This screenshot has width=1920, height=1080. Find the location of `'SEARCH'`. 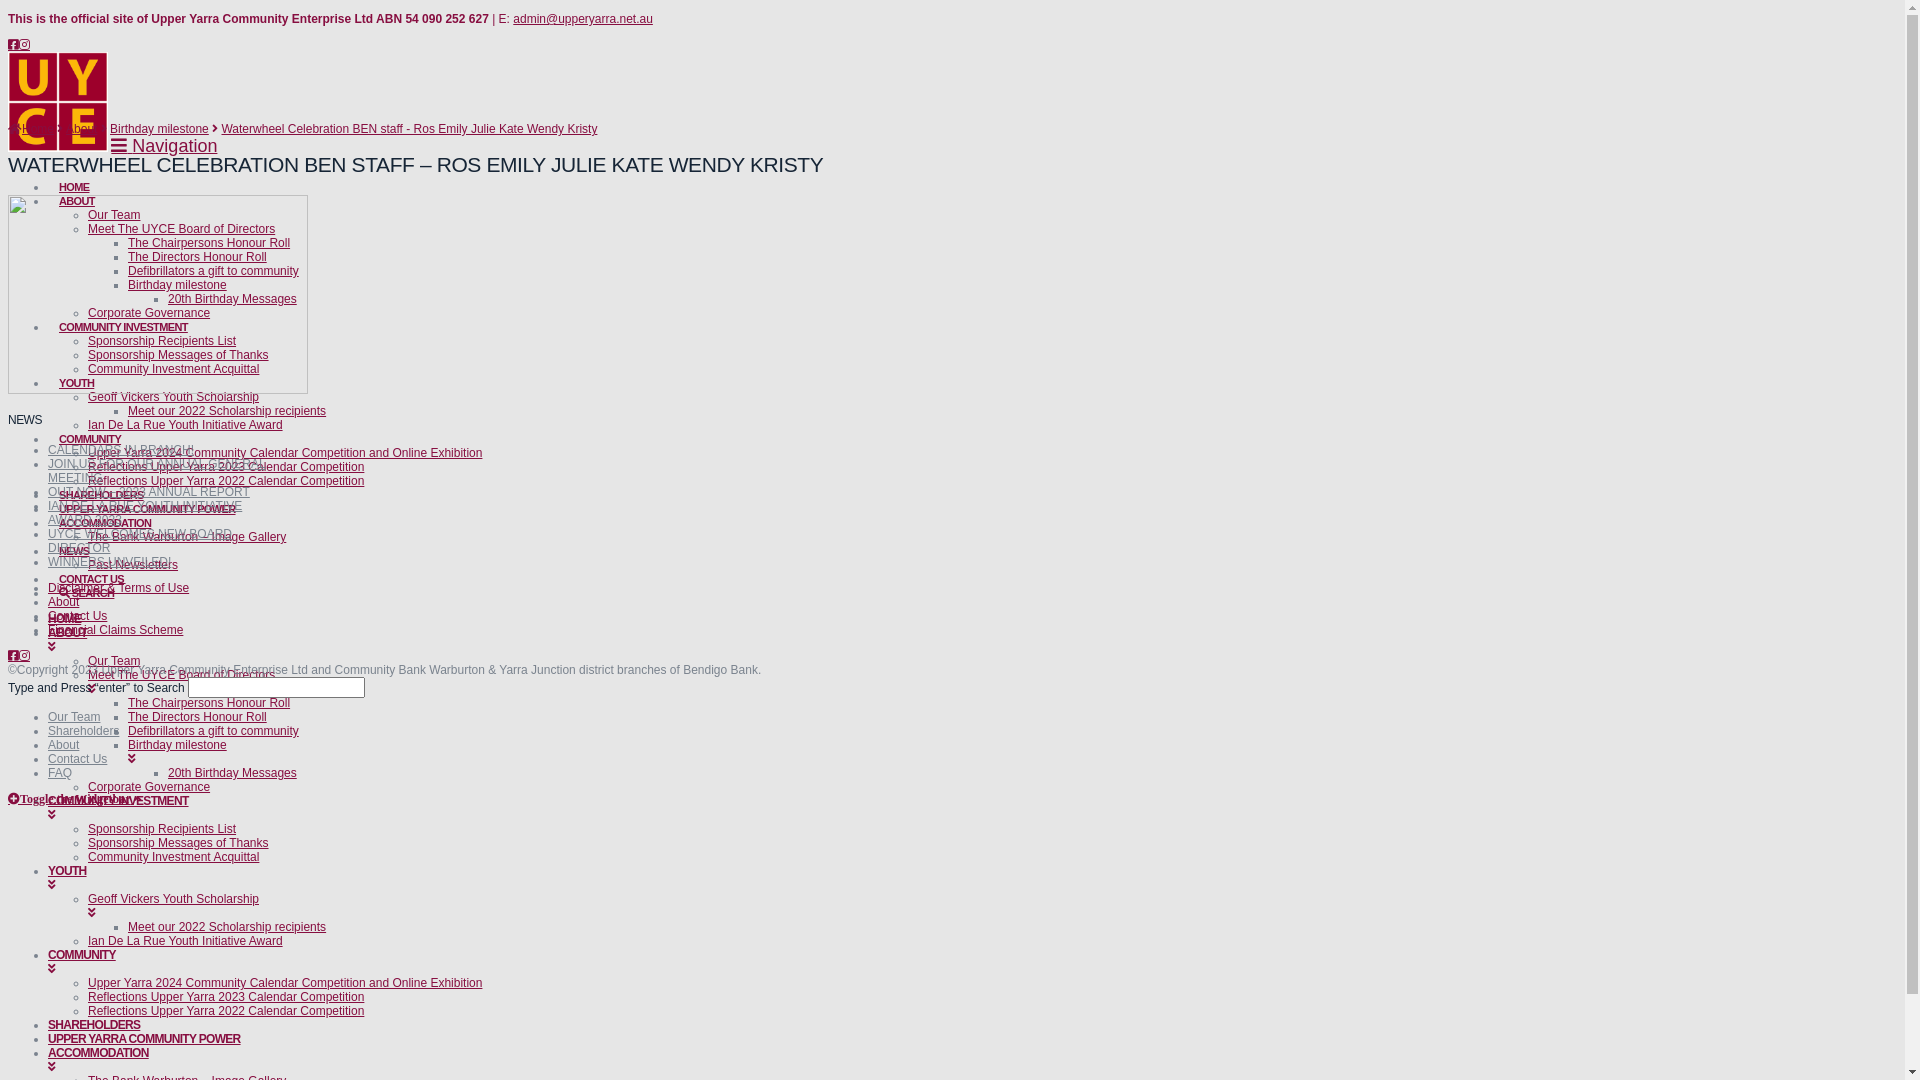

'SEARCH' is located at coordinates (85, 586).